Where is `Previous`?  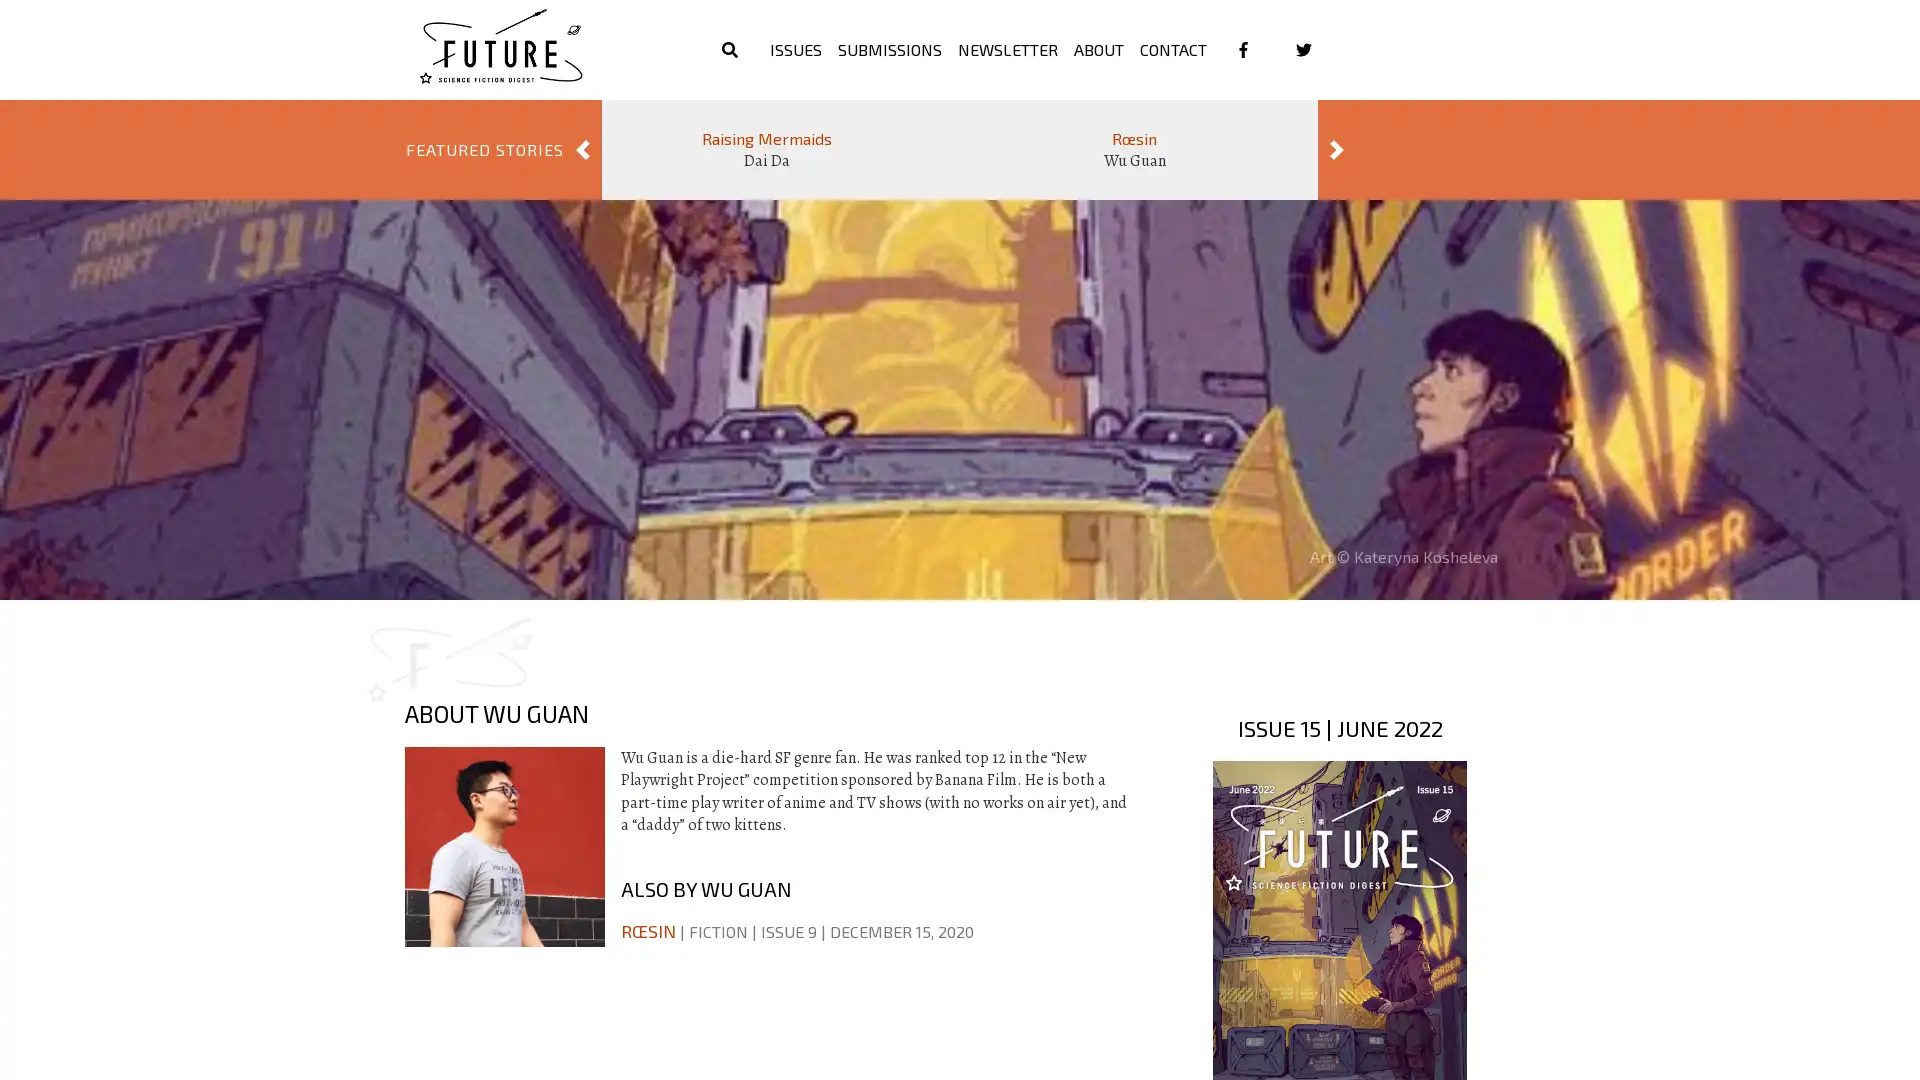
Previous is located at coordinates (581, 149).